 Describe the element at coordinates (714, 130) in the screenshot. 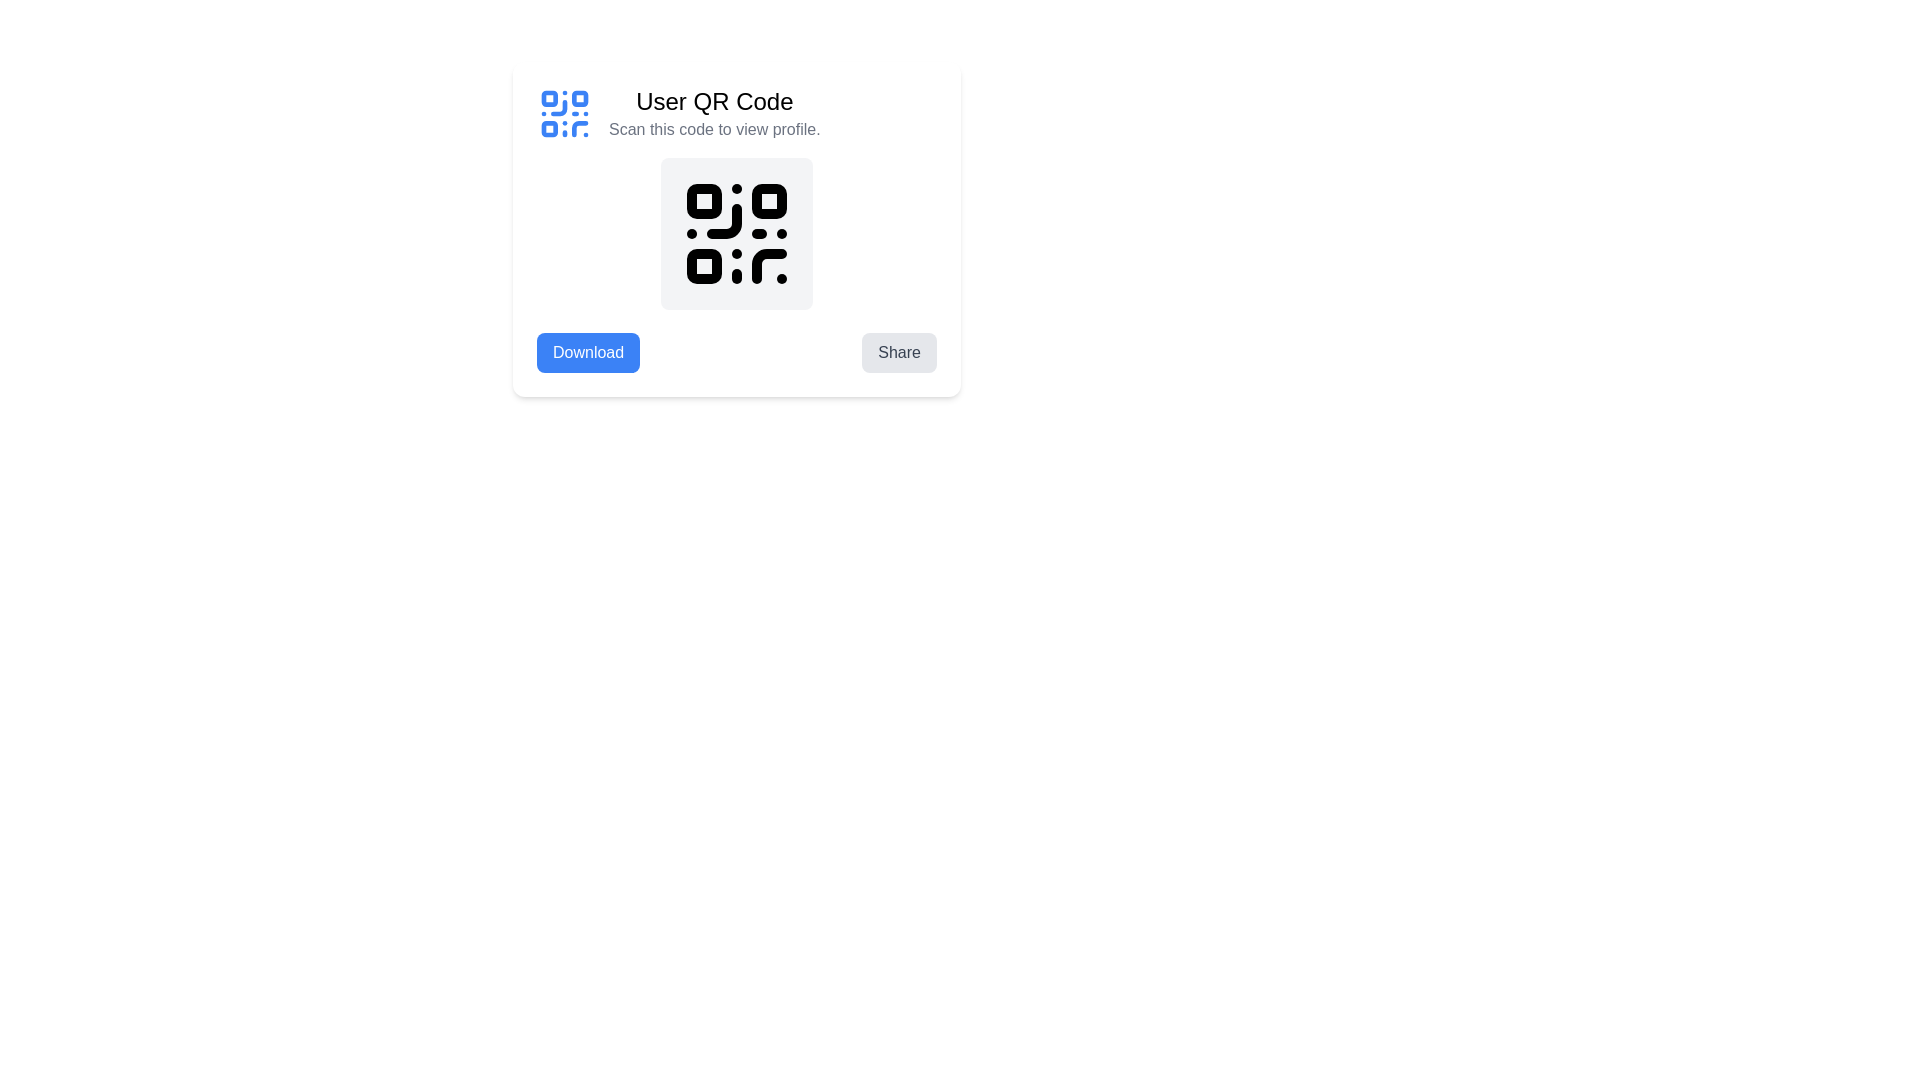

I see `the text label that says 'Scan this code` at that location.